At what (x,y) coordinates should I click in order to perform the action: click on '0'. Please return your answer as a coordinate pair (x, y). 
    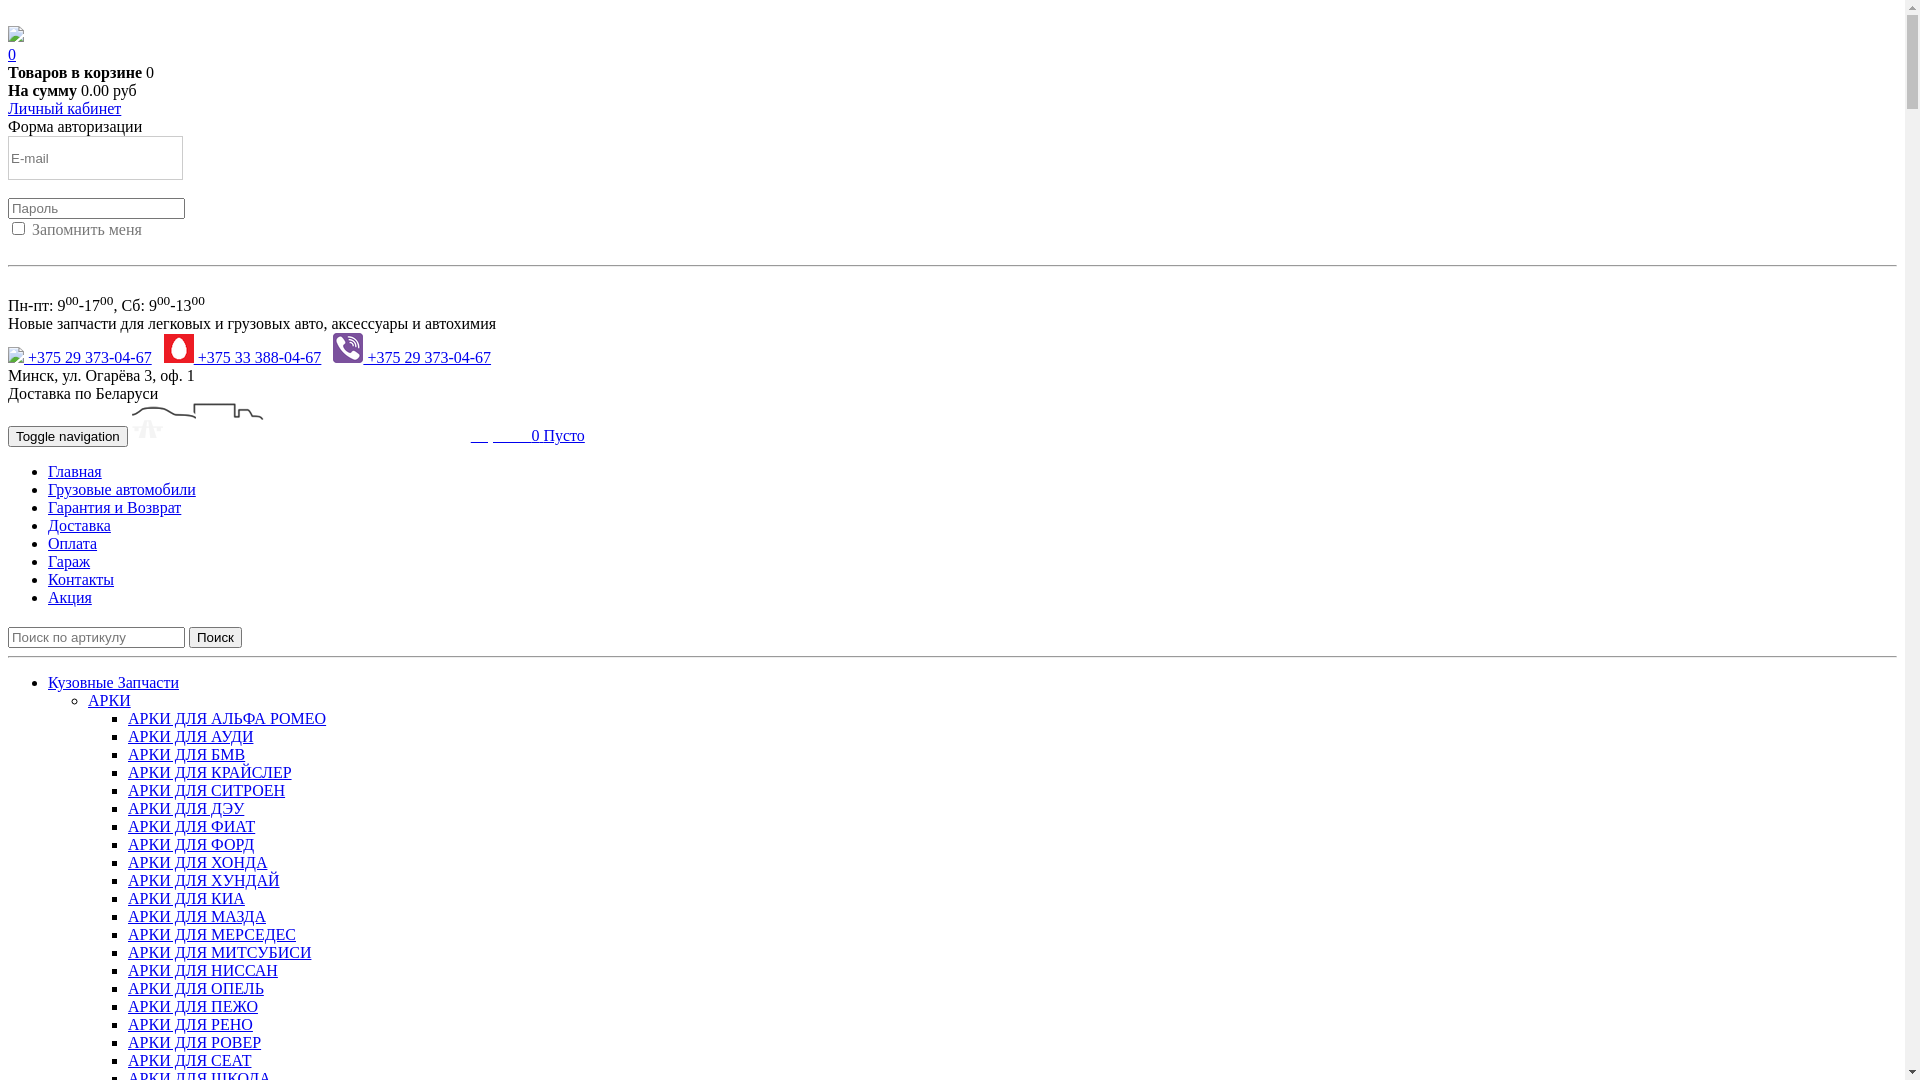
    Looking at the image, I should click on (12, 53).